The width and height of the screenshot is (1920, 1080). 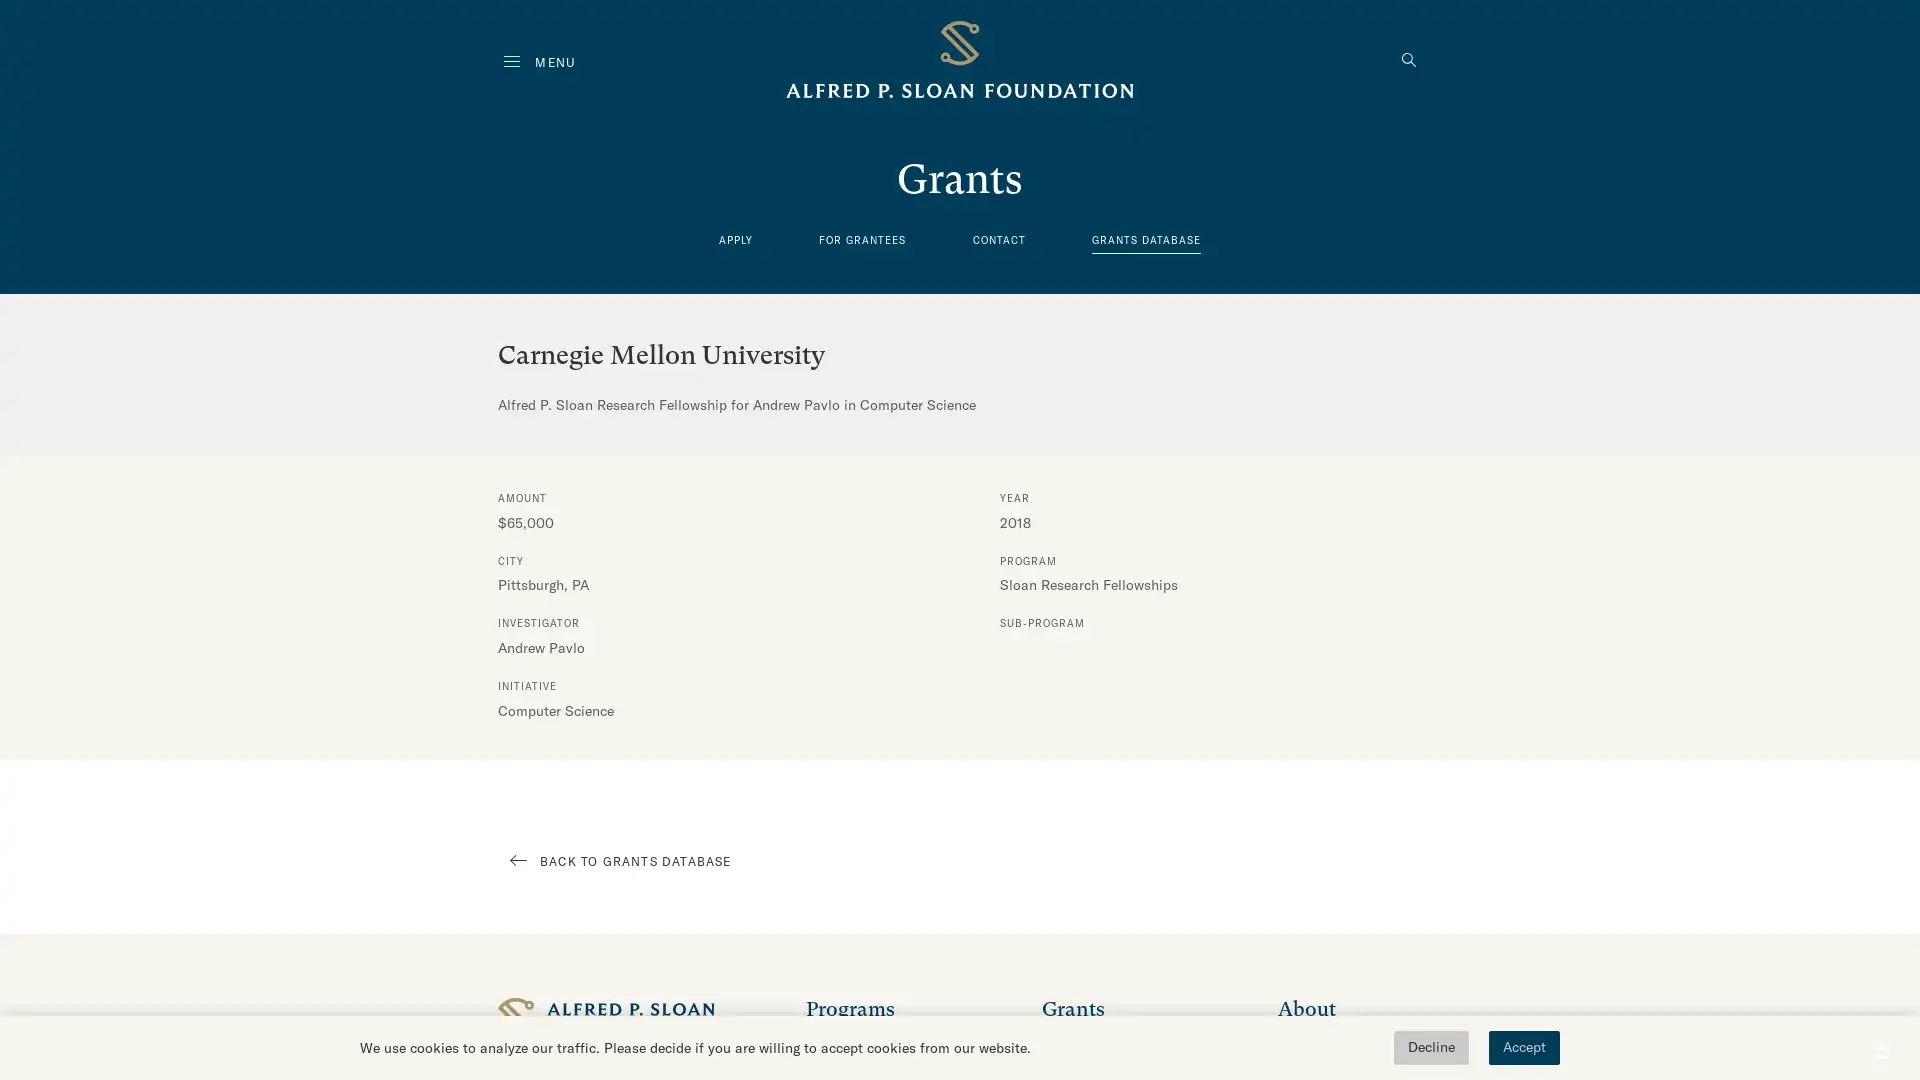 I want to click on MENU, so click(x=539, y=61).